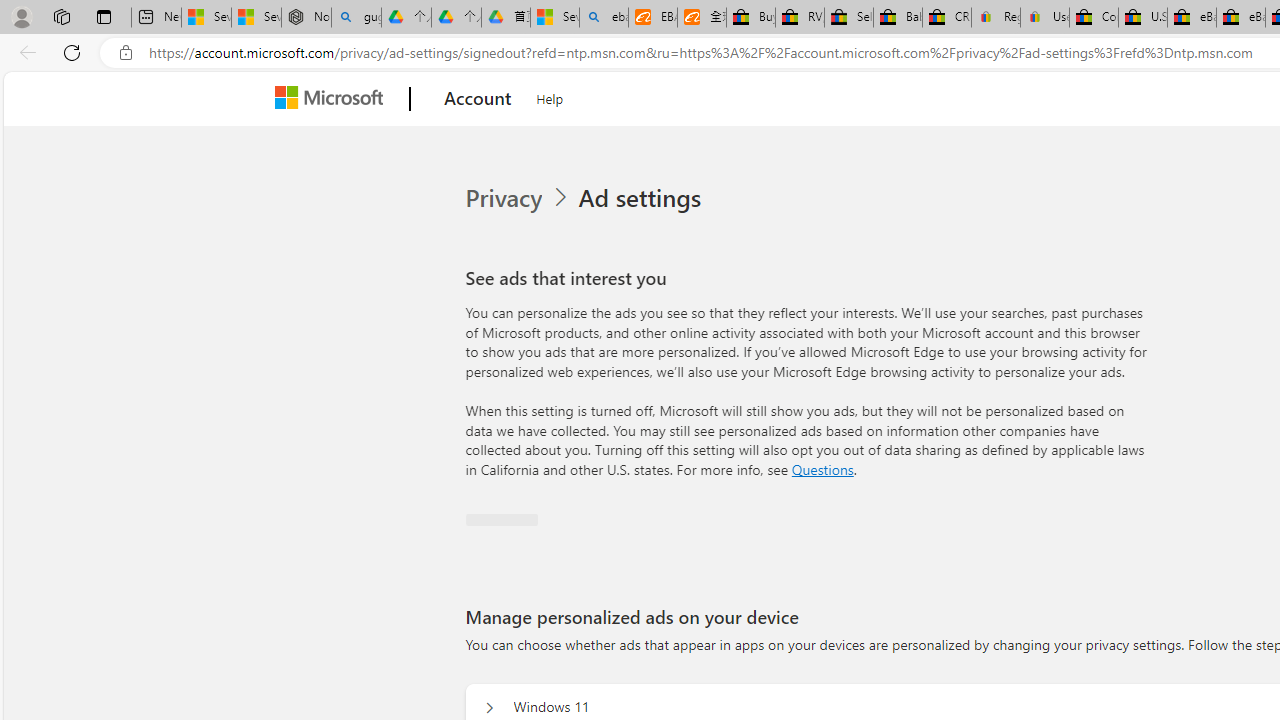  I want to click on 'Account', so click(477, 99).